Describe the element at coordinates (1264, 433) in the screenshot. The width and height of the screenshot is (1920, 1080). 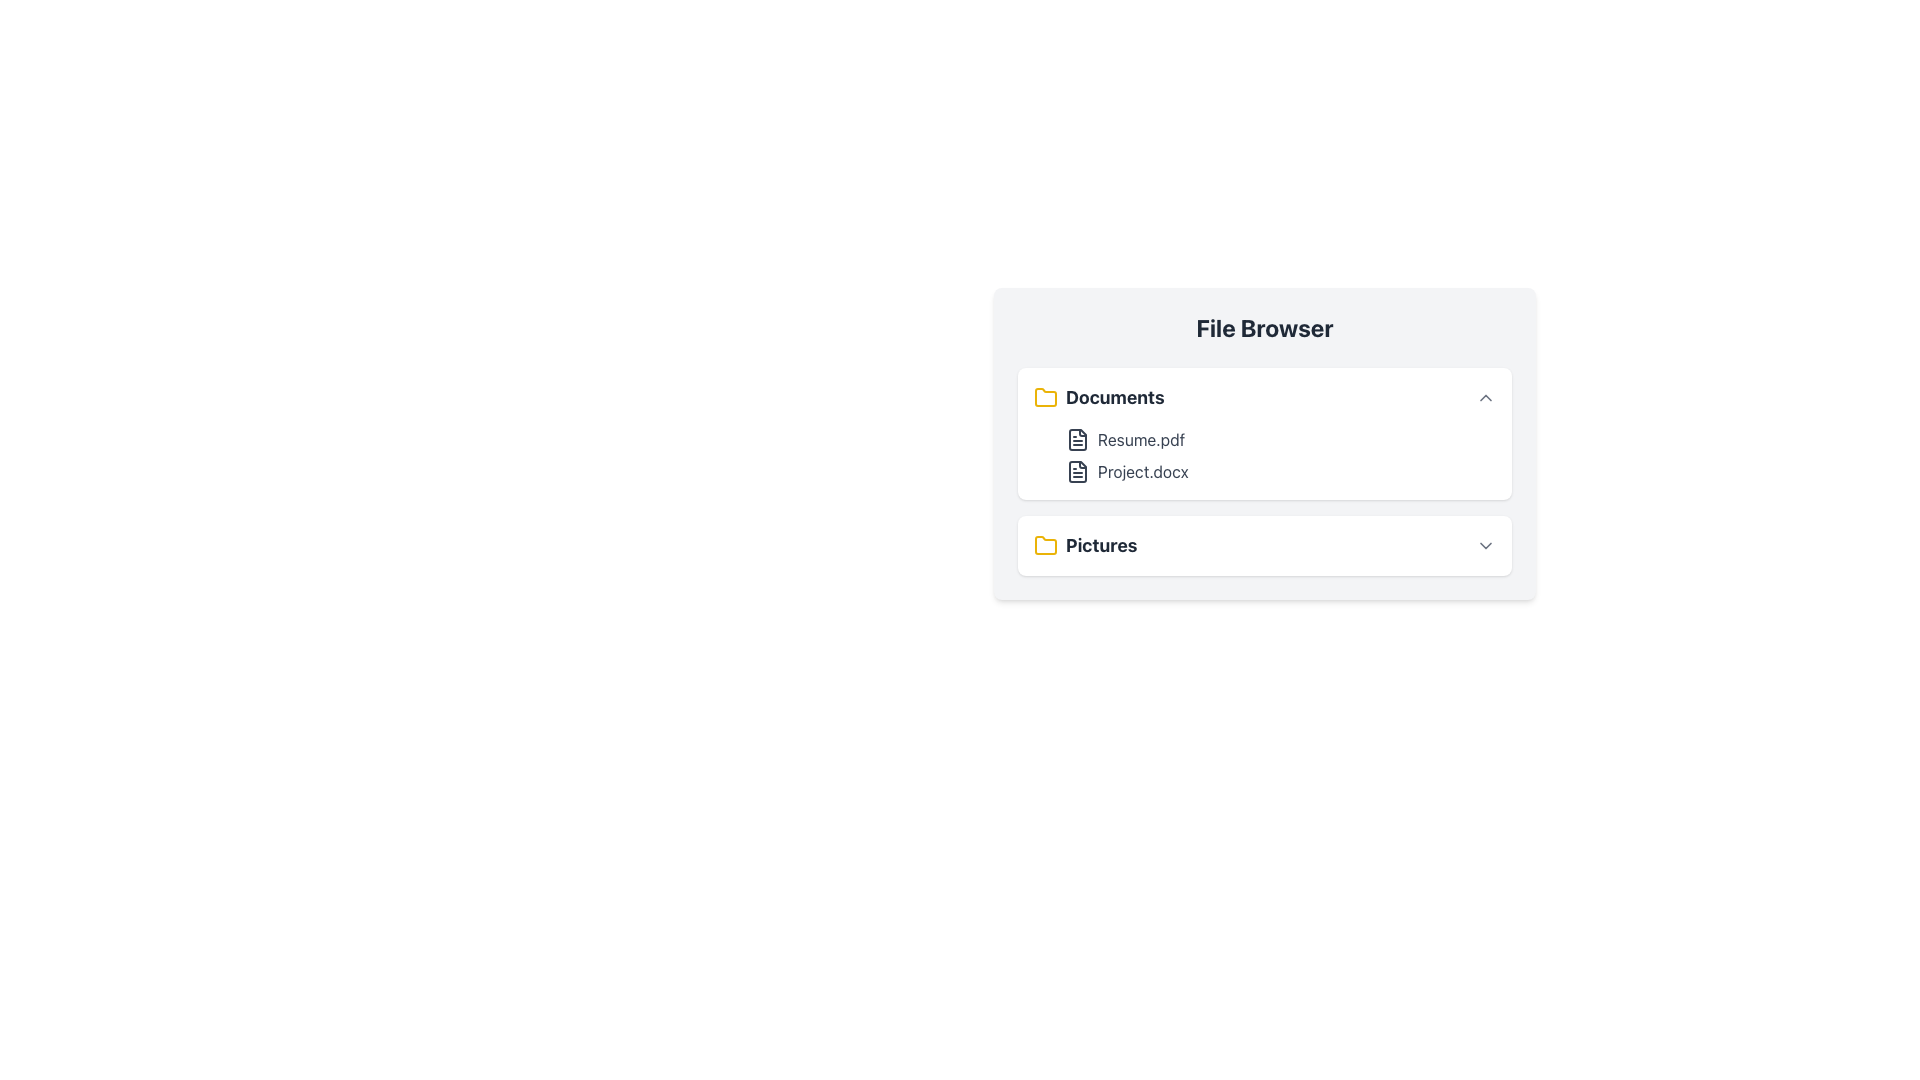
I see `the file name within the Card element representing a folder view interface in the file browser` at that location.